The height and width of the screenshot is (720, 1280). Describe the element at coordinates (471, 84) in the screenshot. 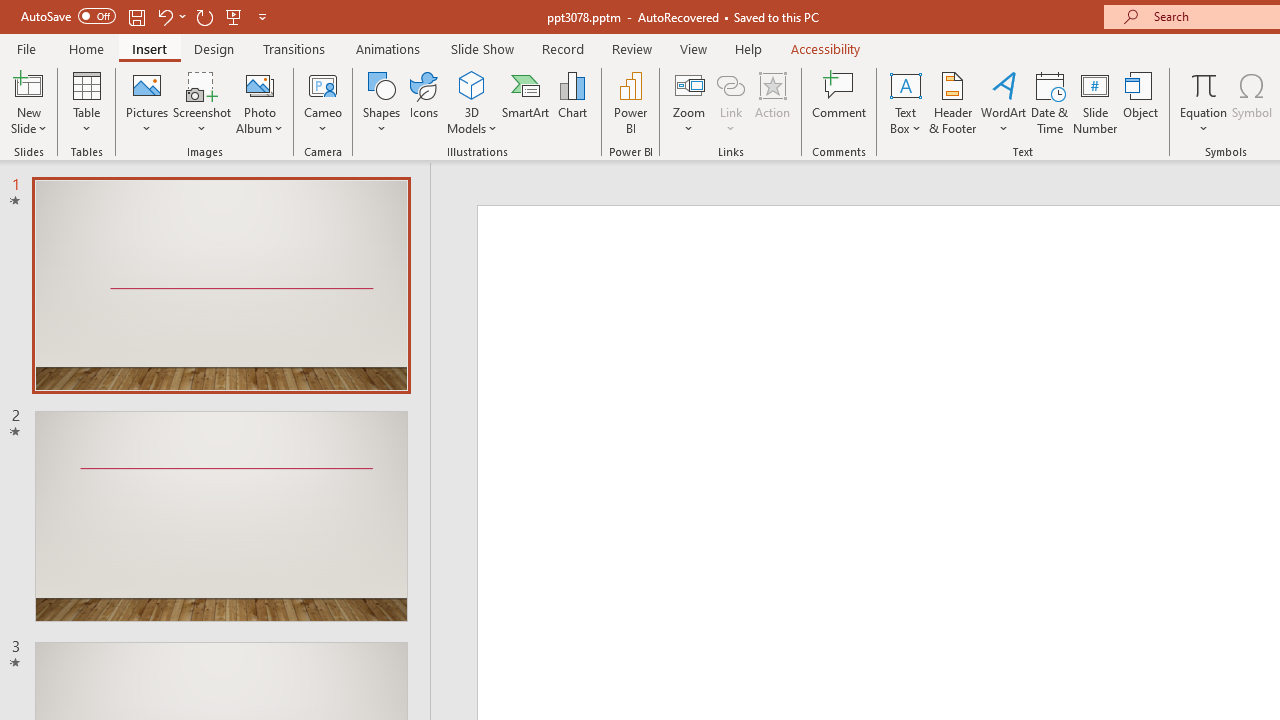

I see `'3D Models'` at that location.